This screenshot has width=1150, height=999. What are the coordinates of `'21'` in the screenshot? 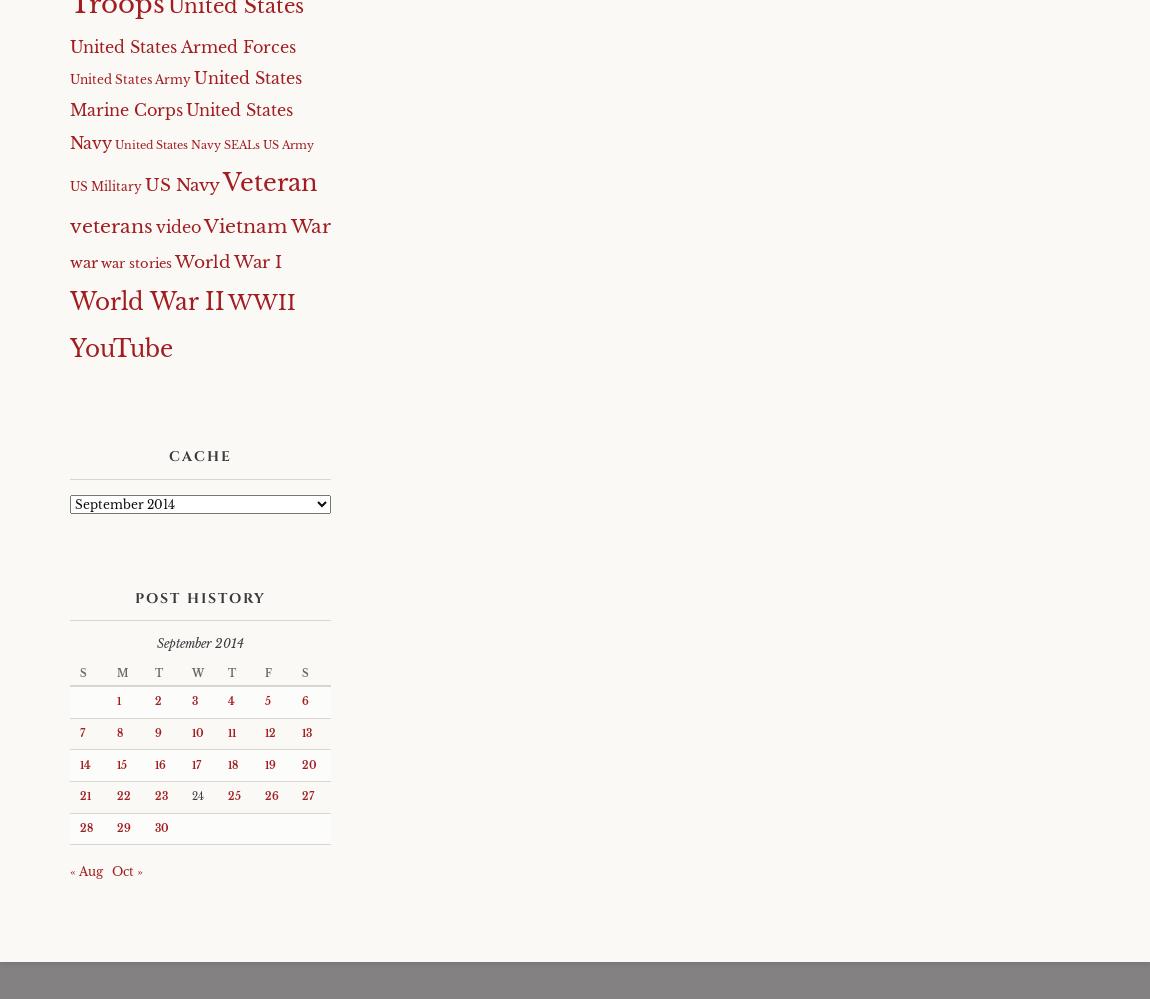 It's located at (84, 796).